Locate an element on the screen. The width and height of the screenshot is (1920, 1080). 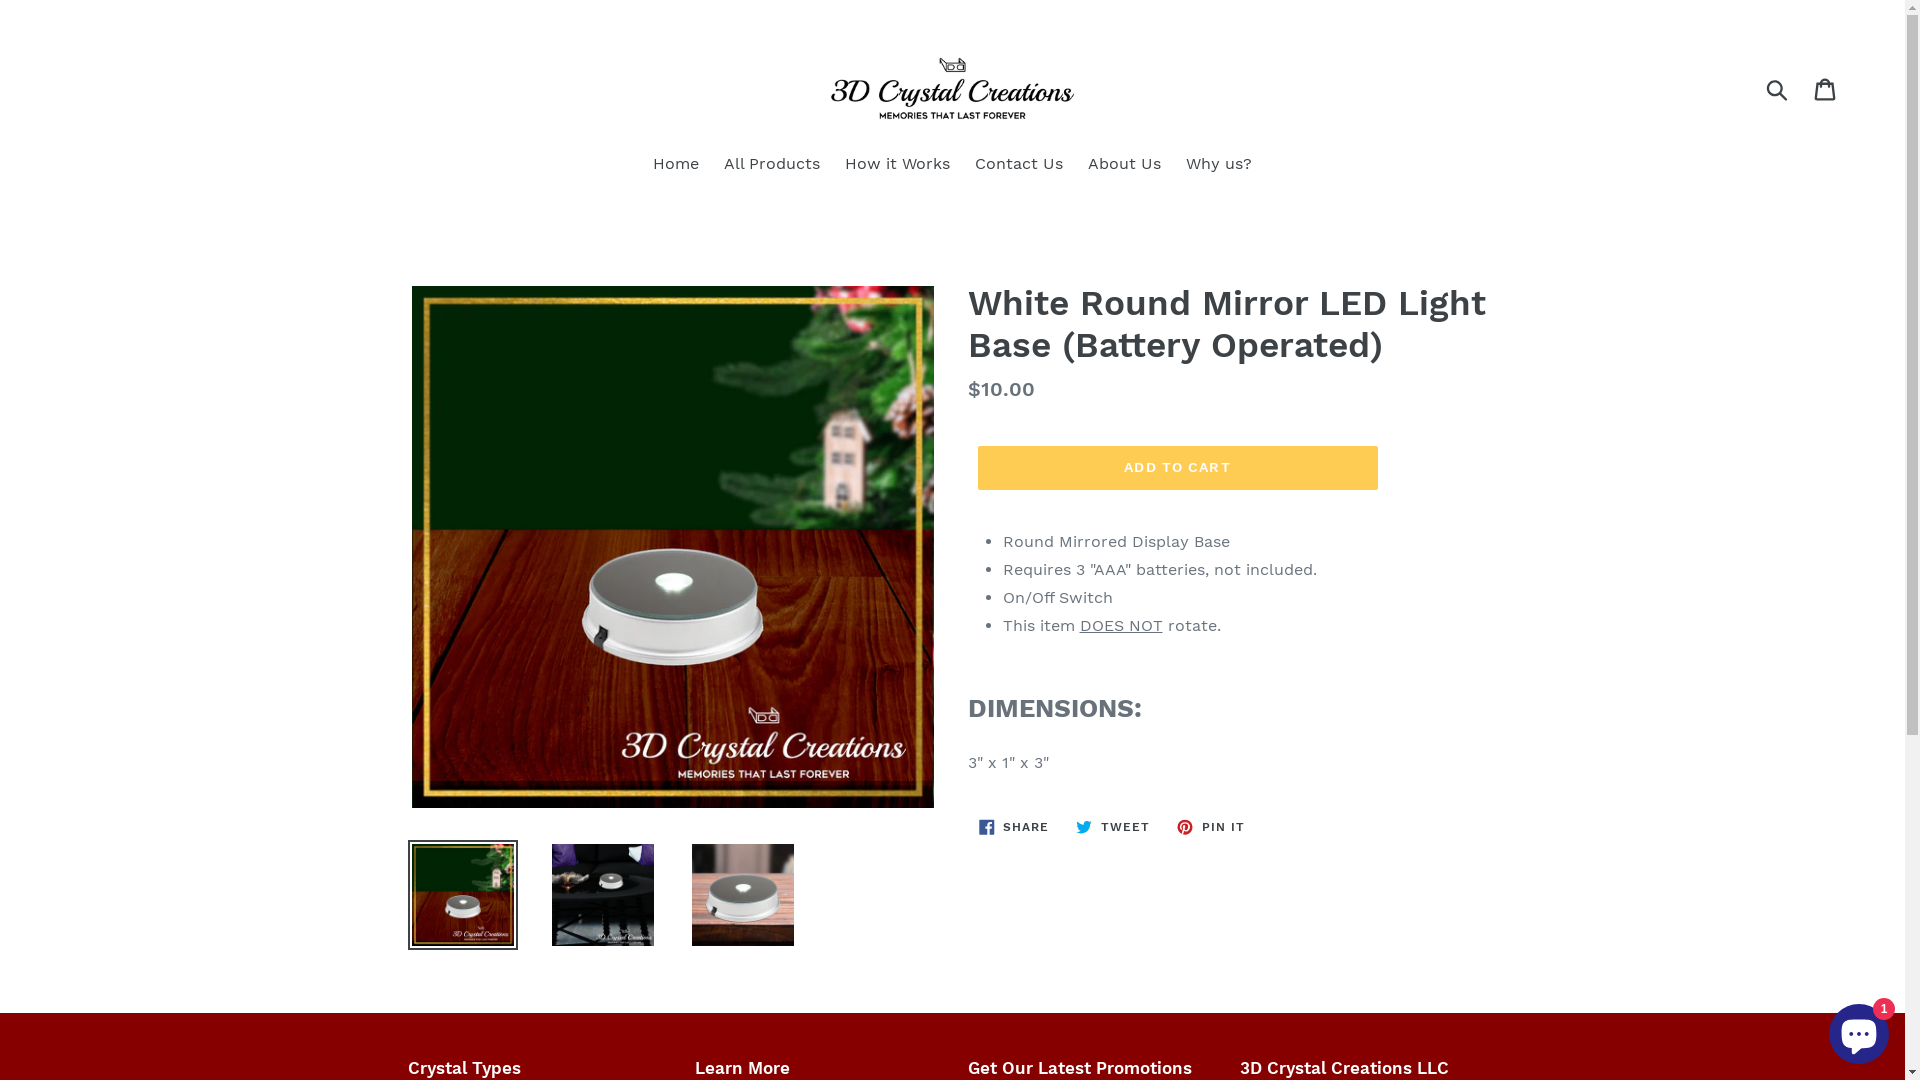
'Cart' is located at coordinates (1826, 87).